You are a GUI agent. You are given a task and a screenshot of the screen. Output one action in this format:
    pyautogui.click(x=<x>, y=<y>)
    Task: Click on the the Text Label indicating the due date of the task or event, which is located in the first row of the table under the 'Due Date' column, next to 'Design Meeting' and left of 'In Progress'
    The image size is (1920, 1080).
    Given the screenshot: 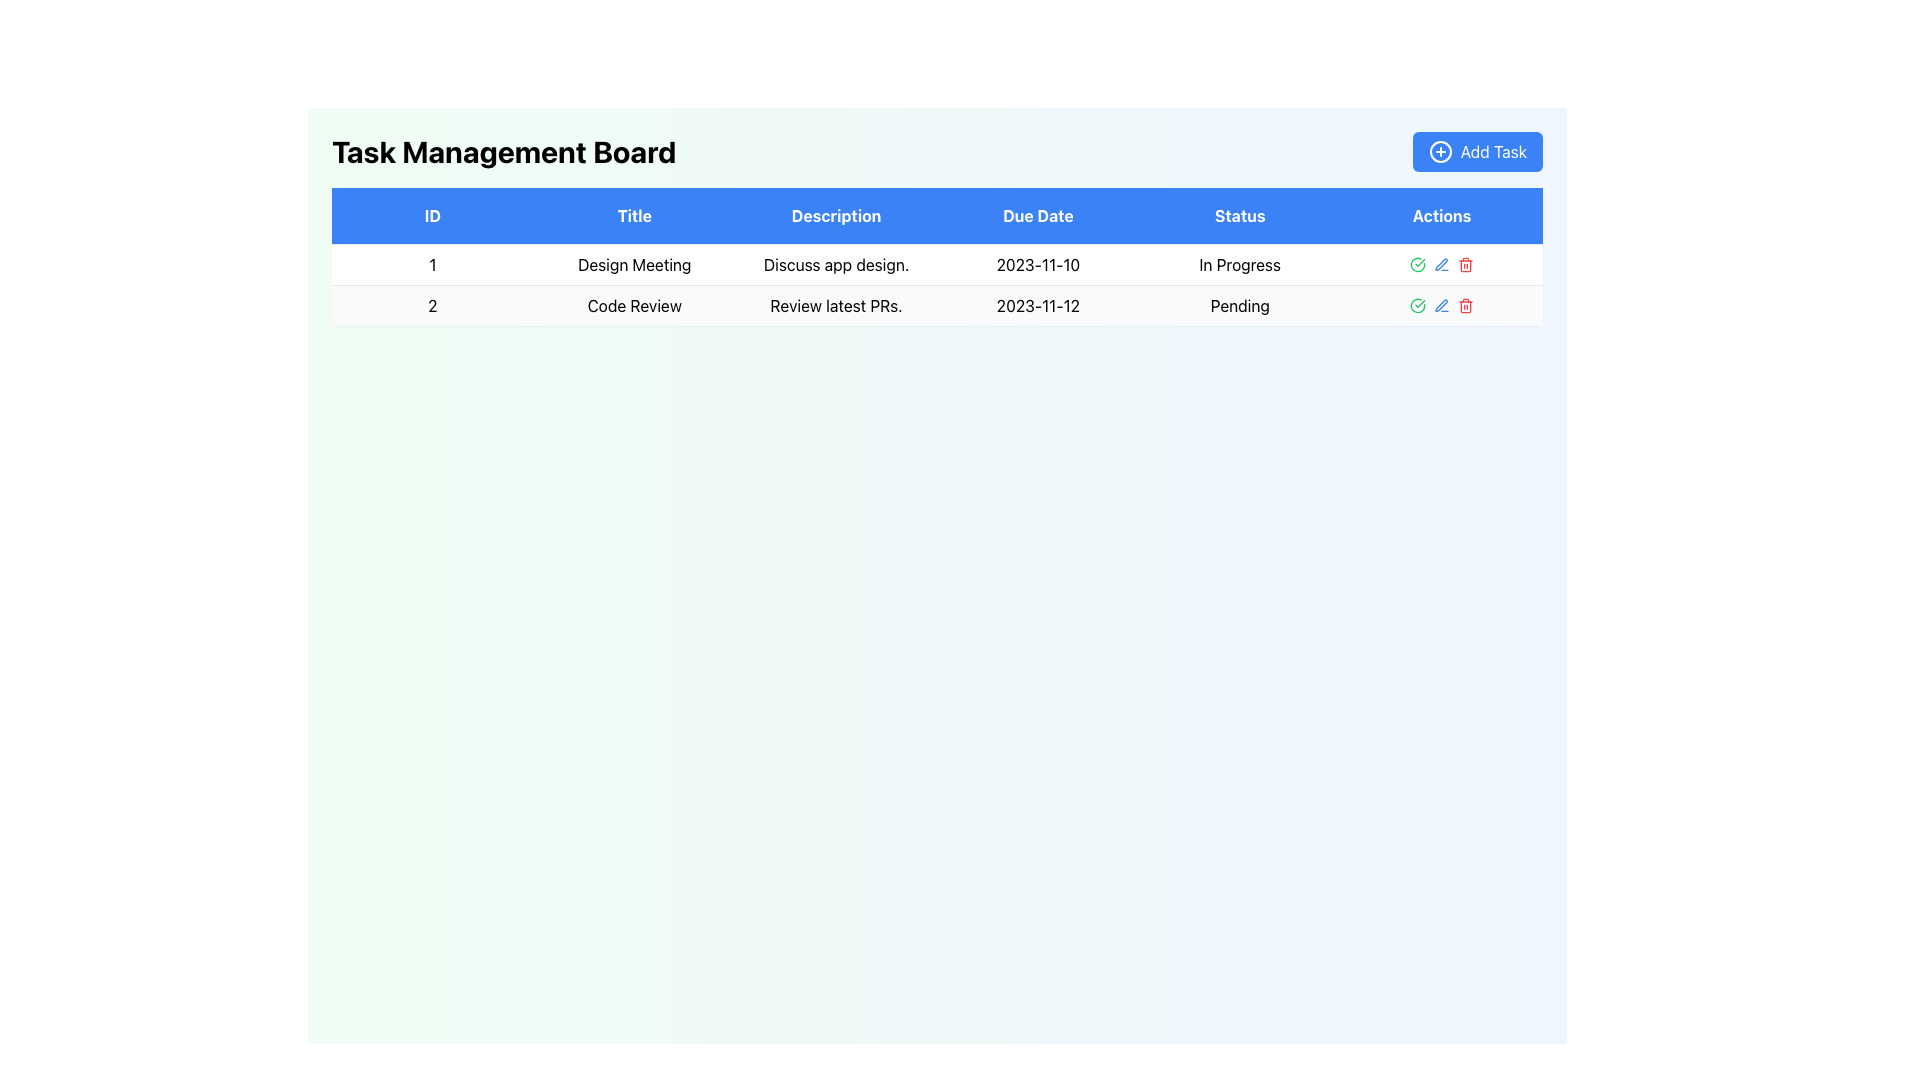 What is the action you would take?
    pyautogui.click(x=1038, y=264)
    